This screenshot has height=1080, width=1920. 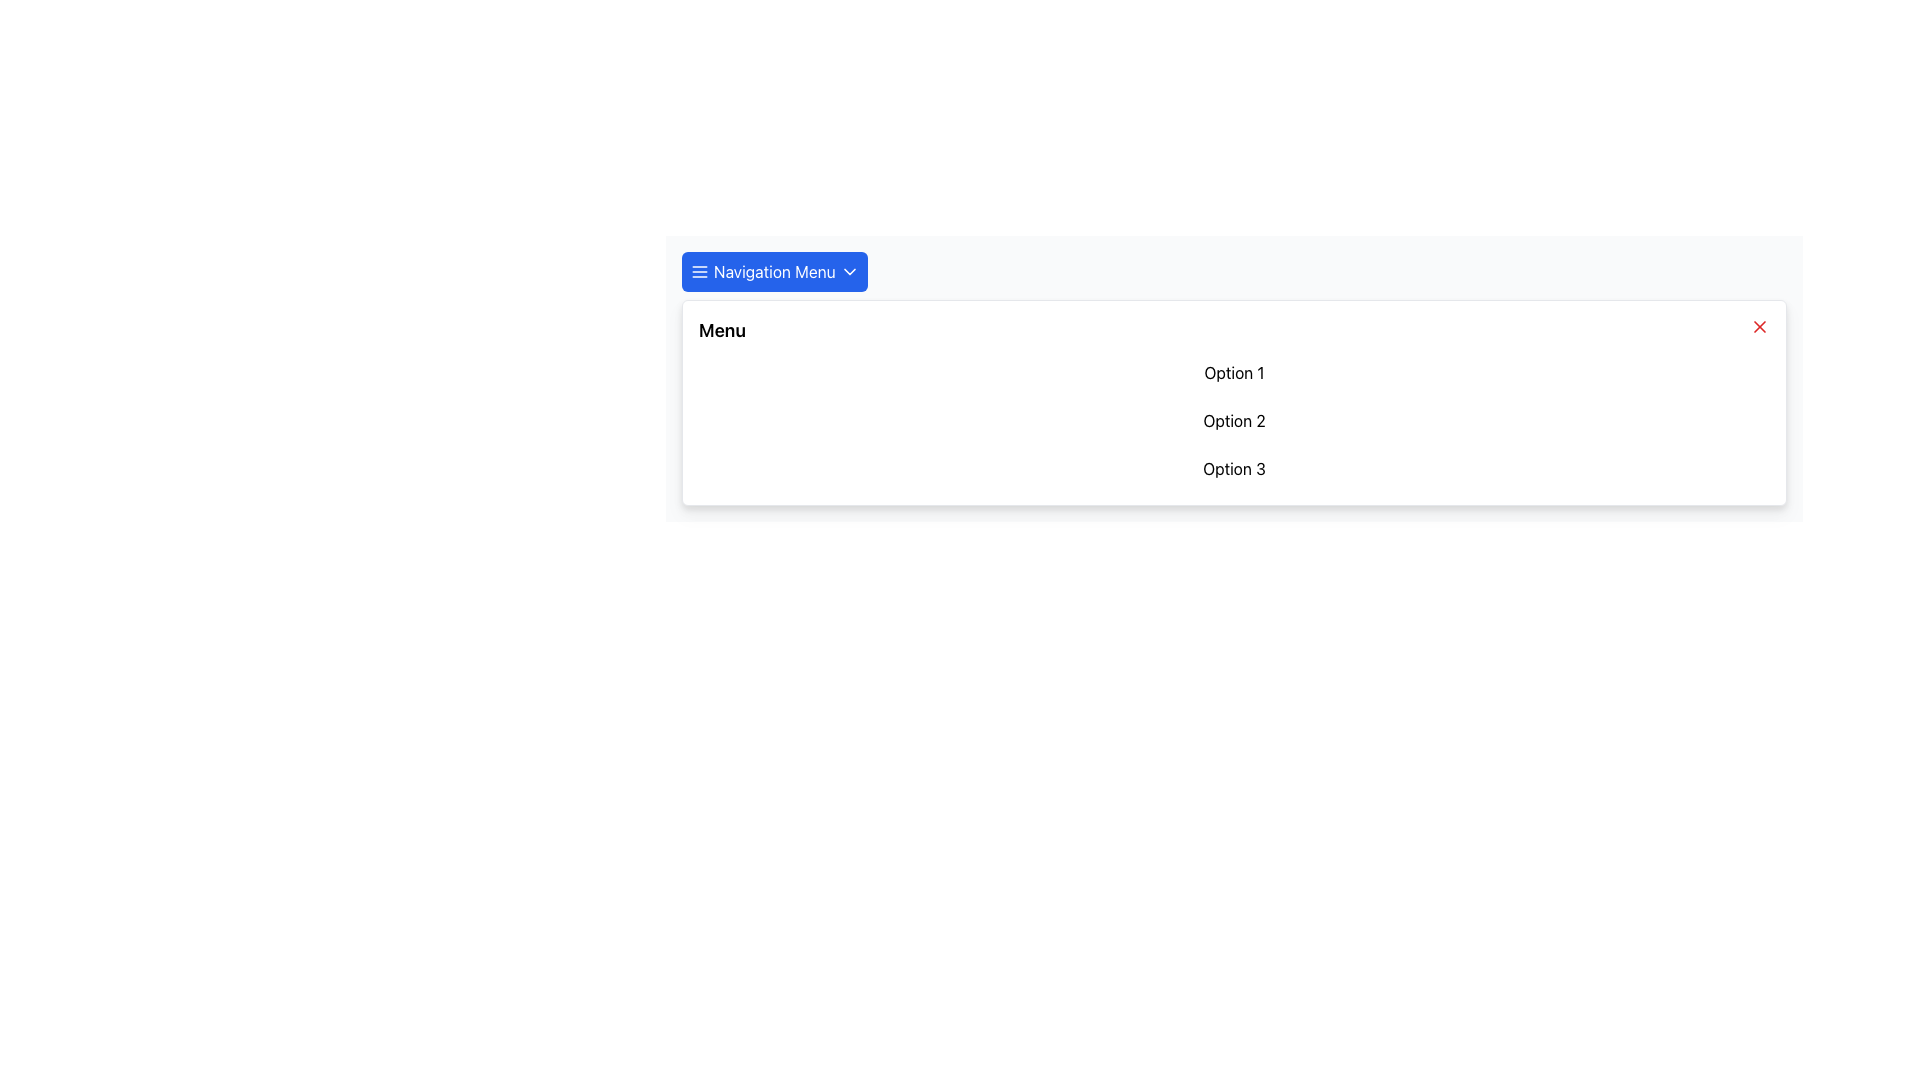 What do you see at coordinates (1233, 419) in the screenshot?
I see `the 'Option 2' text button, which is the middle item in a vertical list of three options, displaying a hover effect with a light blue background` at bounding box center [1233, 419].